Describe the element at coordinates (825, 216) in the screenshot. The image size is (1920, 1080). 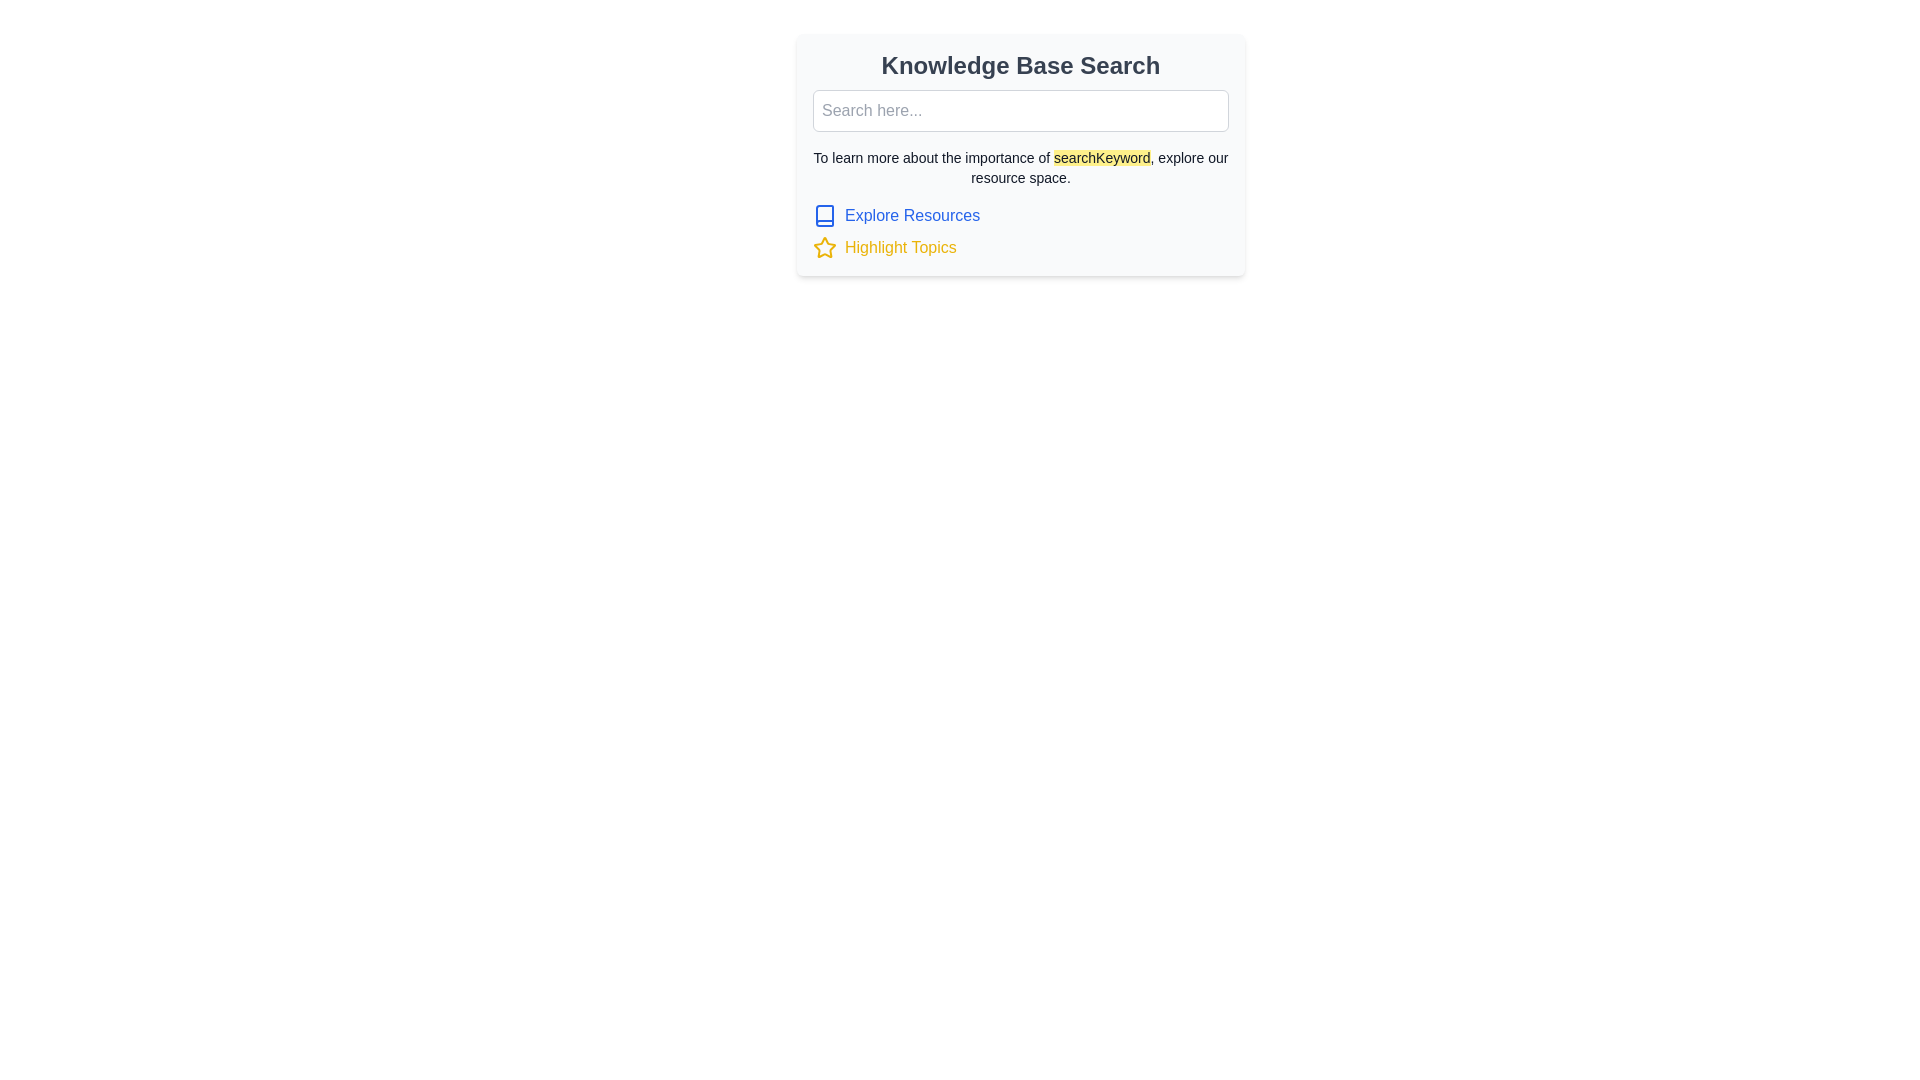
I see `the decorative icon located to the left of the 'Explore Resources' text, which emphasizes the resource section` at that location.